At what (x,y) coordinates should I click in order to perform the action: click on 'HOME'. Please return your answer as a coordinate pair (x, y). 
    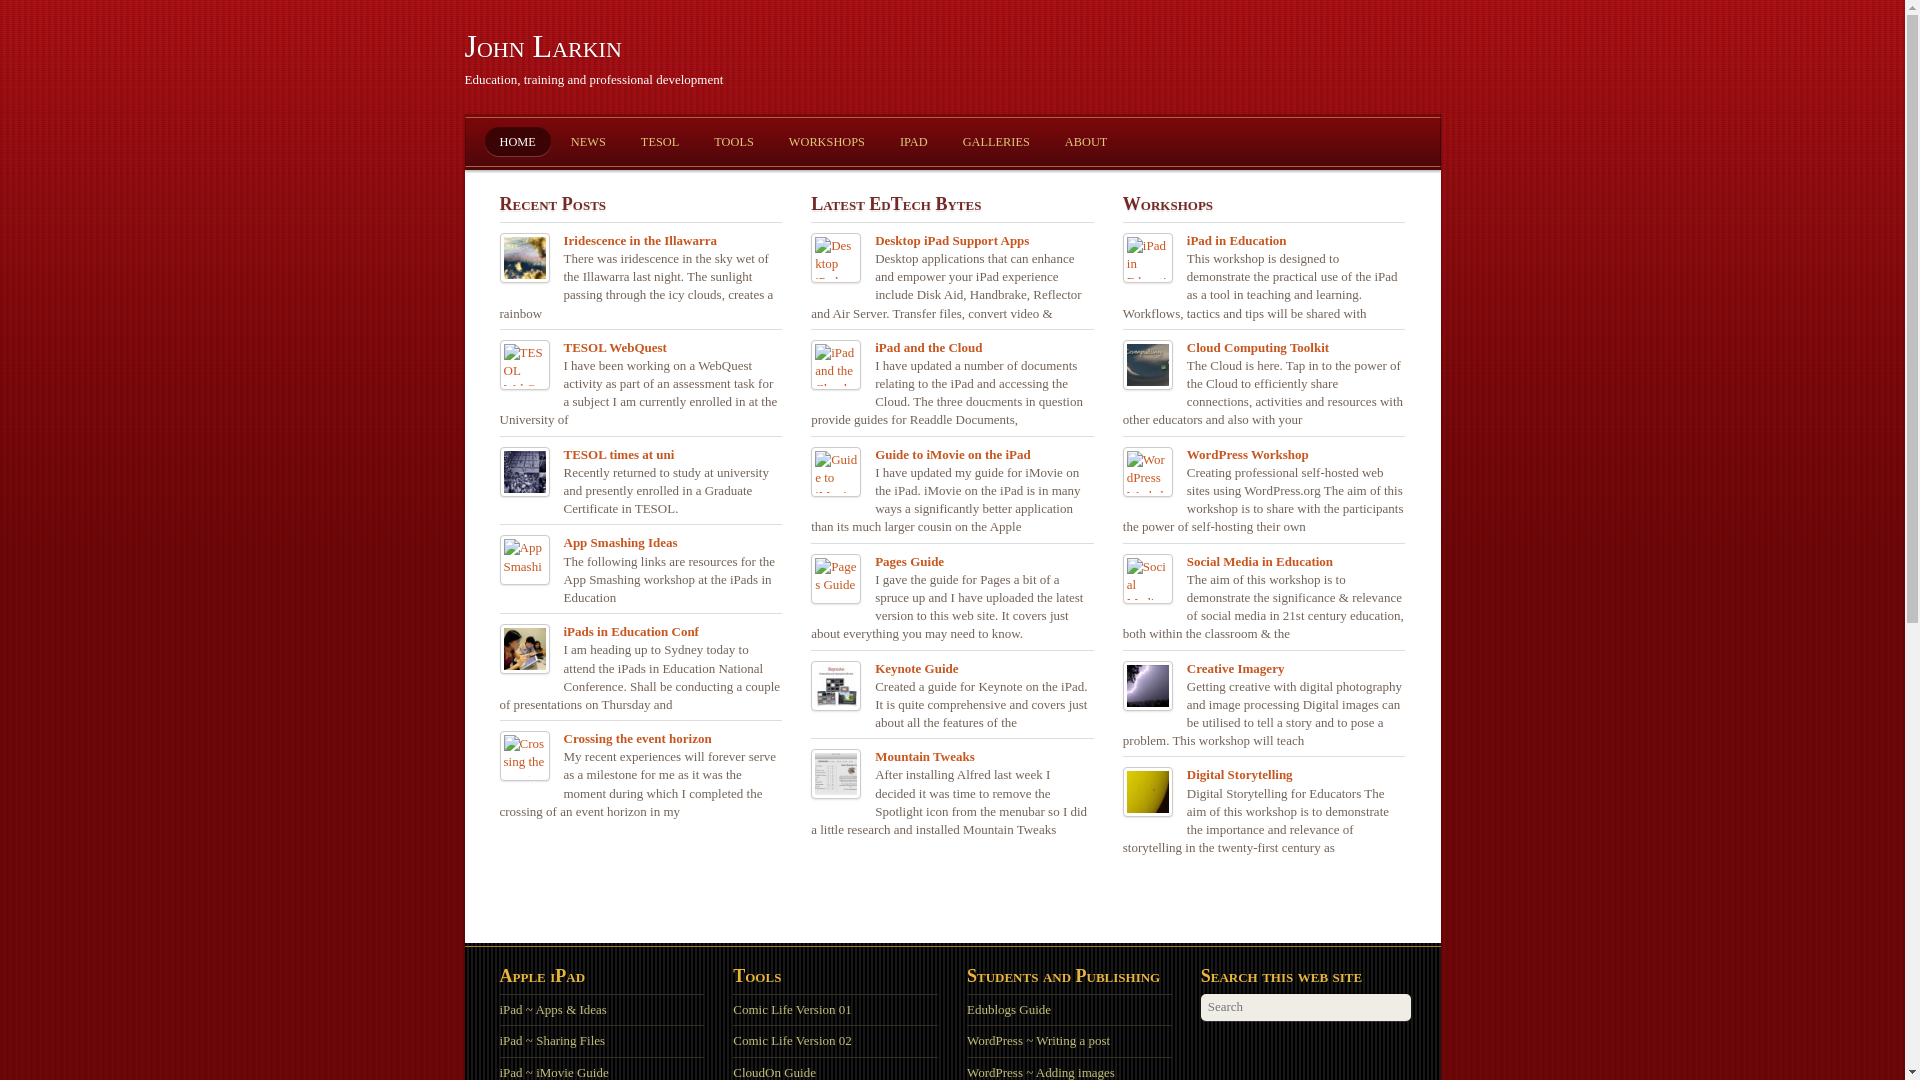
    Looking at the image, I should click on (517, 141).